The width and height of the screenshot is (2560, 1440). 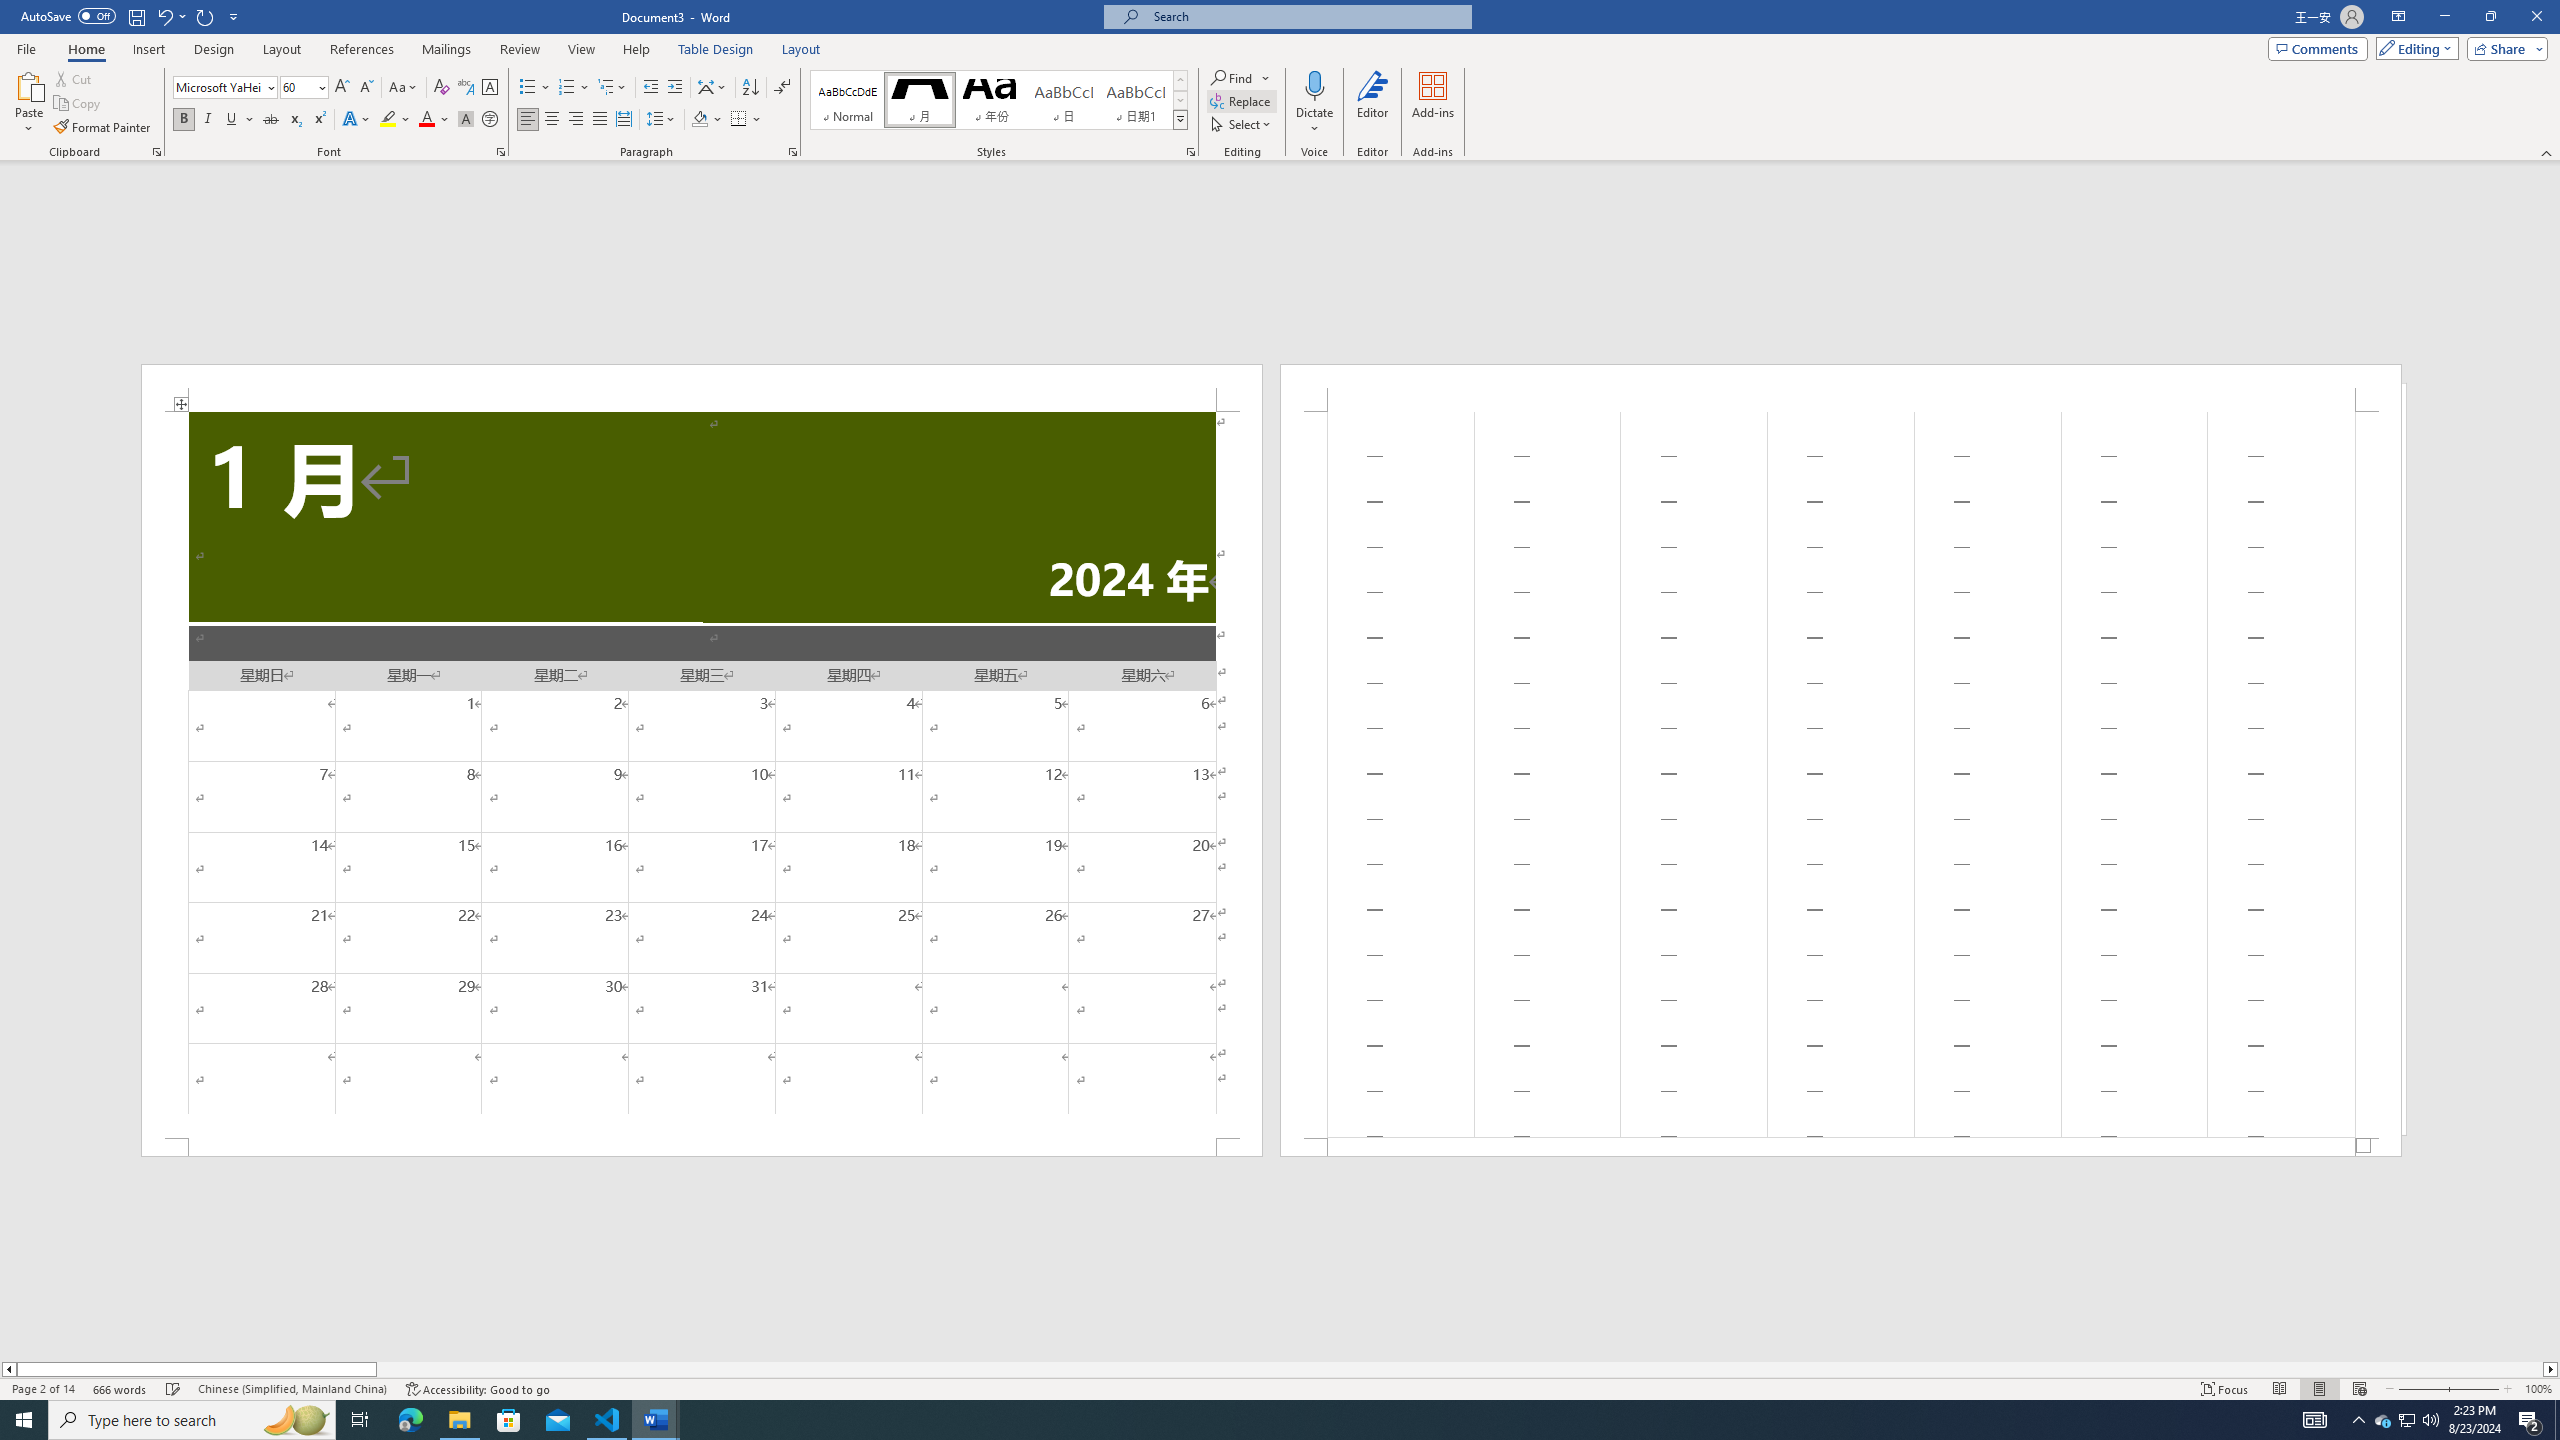 What do you see at coordinates (2319, 1389) in the screenshot?
I see `'Print Layout'` at bounding box center [2319, 1389].